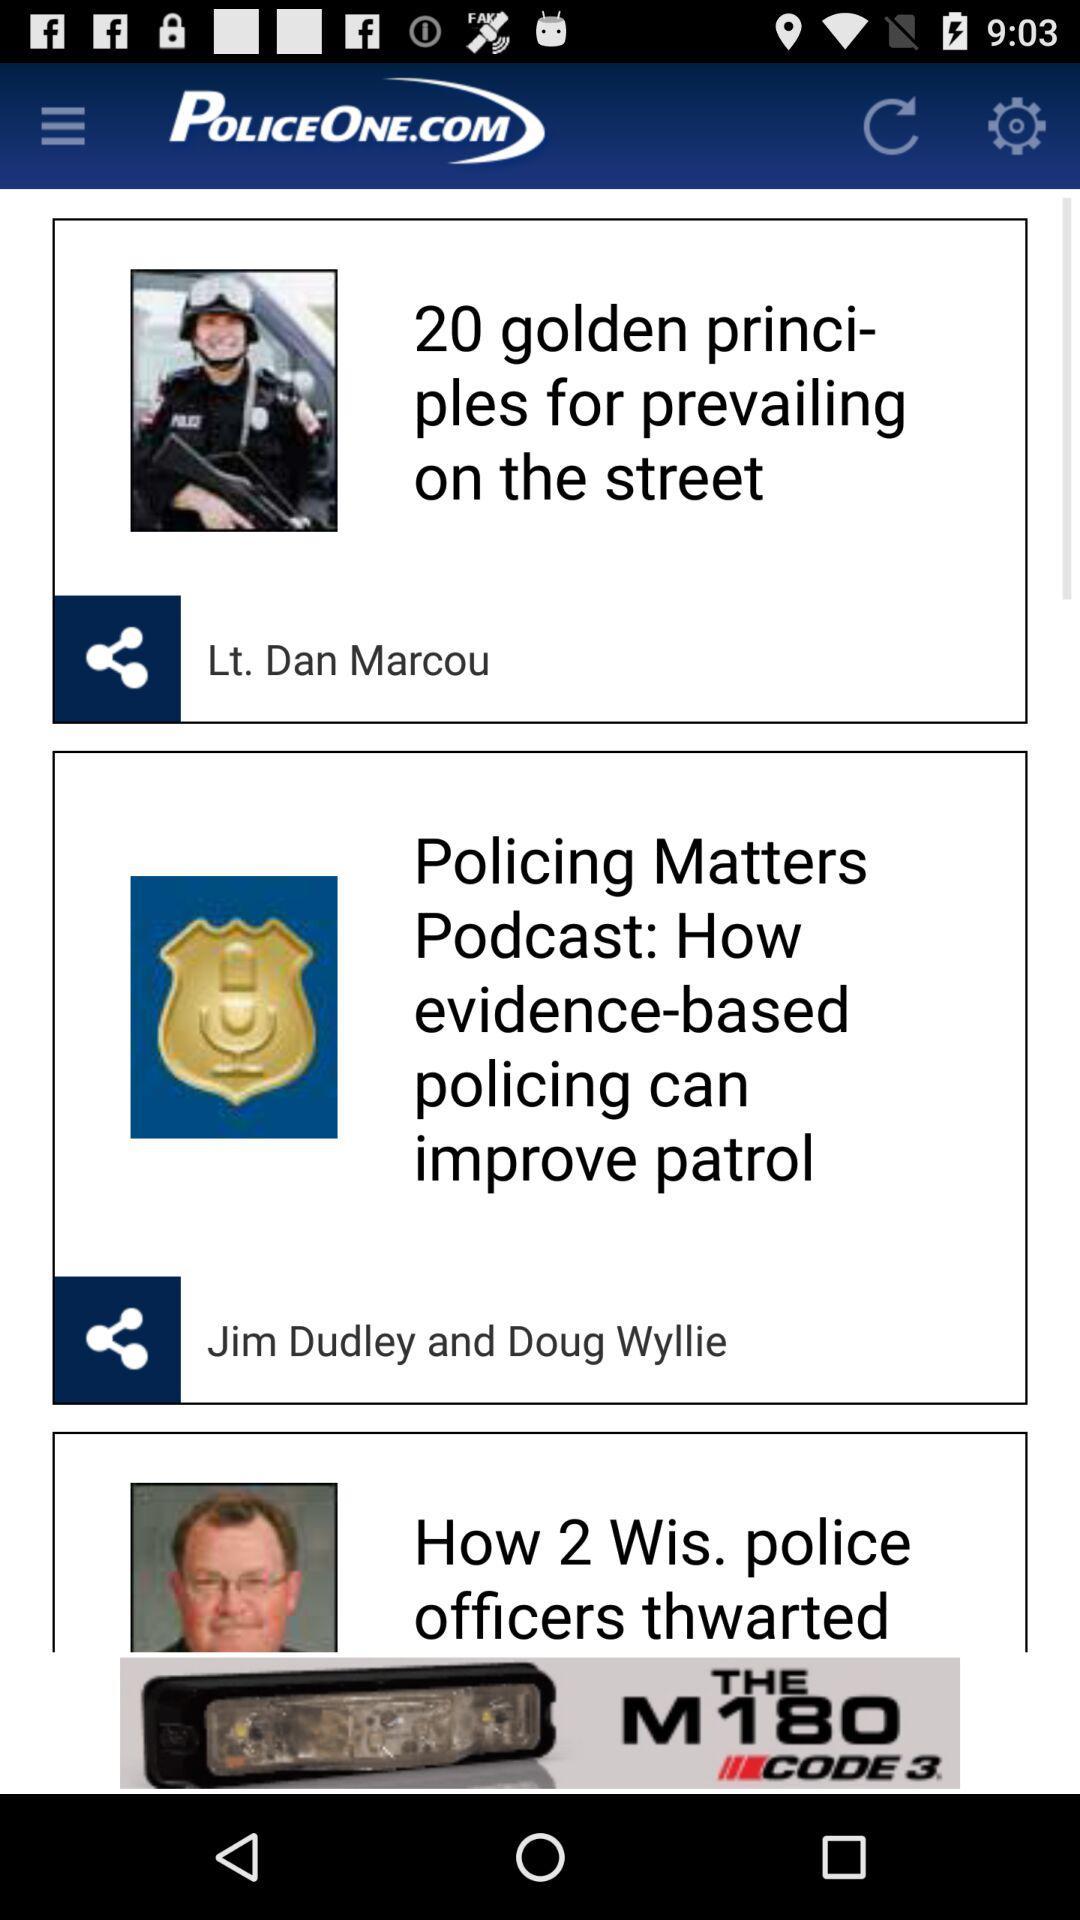 The height and width of the screenshot is (1920, 1080). I want to click on advertisement in new app, so click(540, 1722).